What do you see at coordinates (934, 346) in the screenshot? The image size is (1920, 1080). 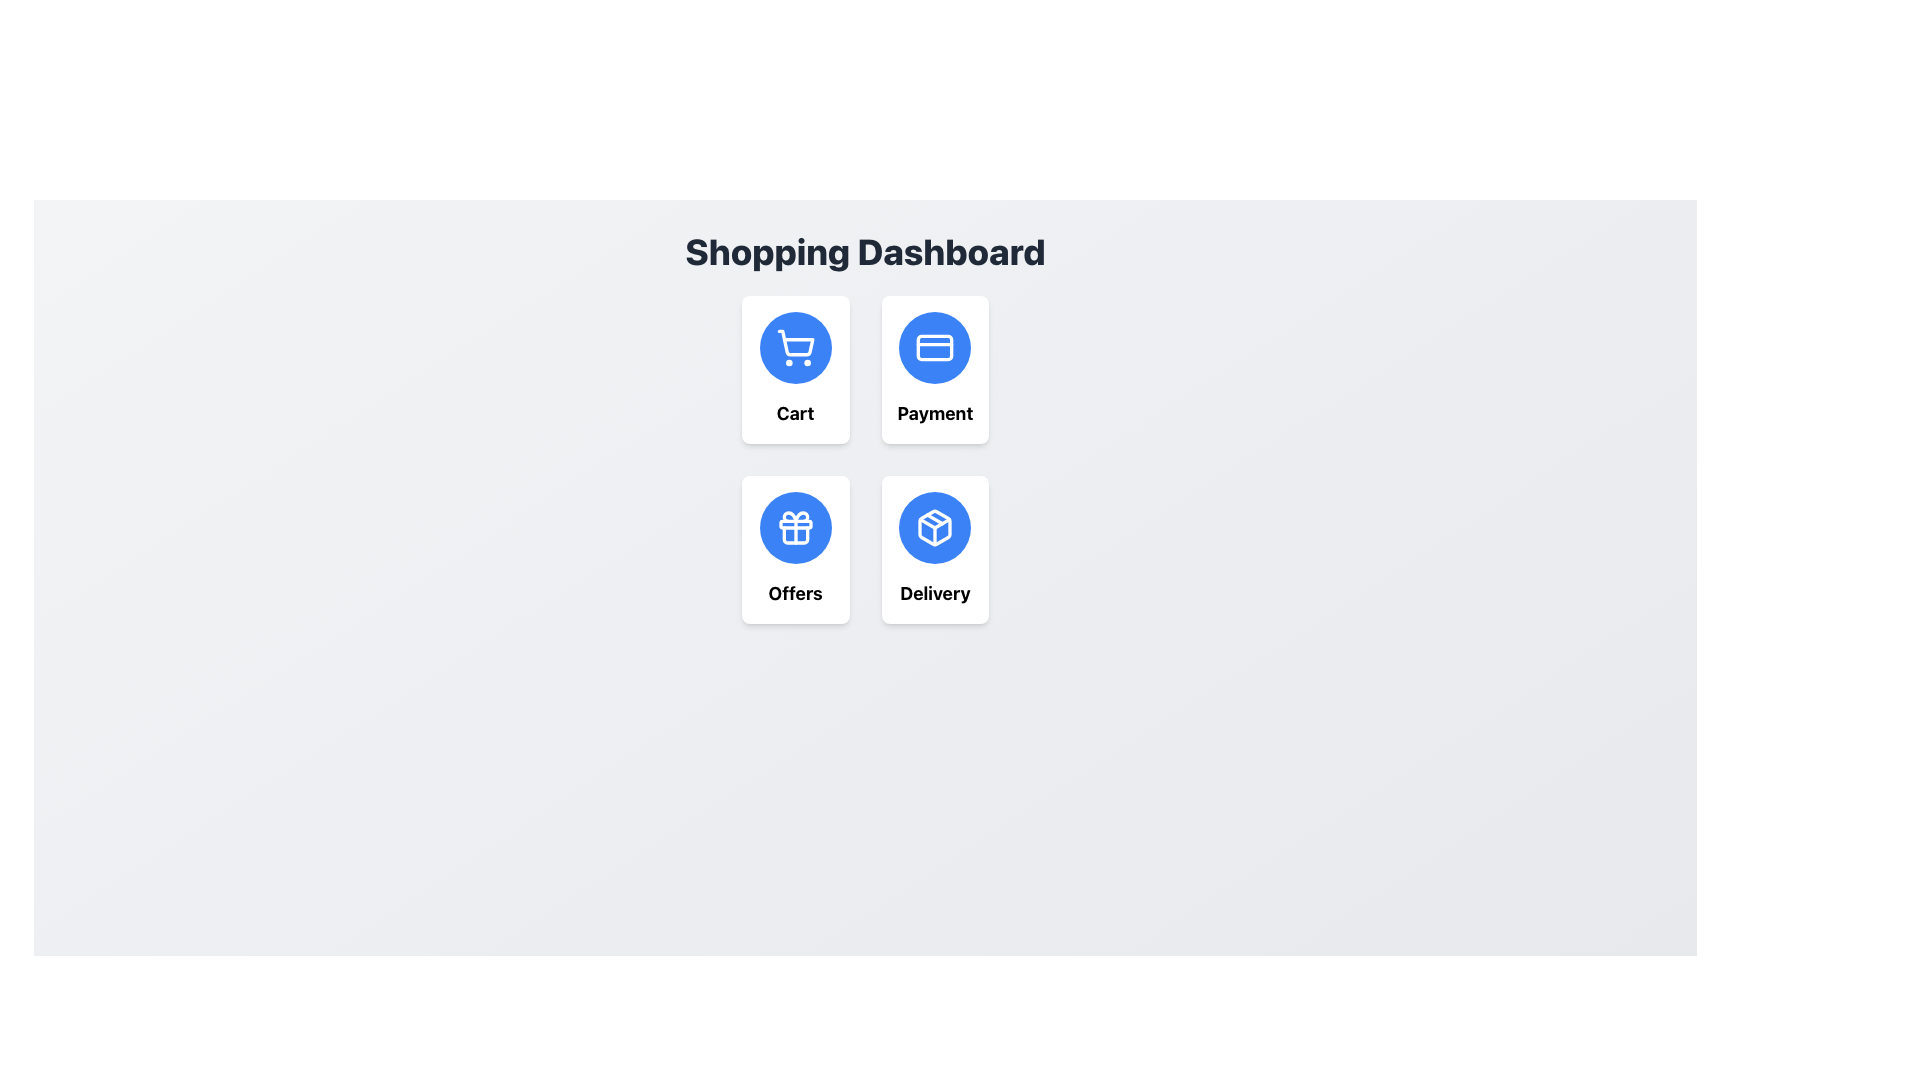 I see `the body of the credit card graphic within the 'Payment' icon, which is the second button in the top row of the four-icon grid layout` at bounding box center [934, 346].